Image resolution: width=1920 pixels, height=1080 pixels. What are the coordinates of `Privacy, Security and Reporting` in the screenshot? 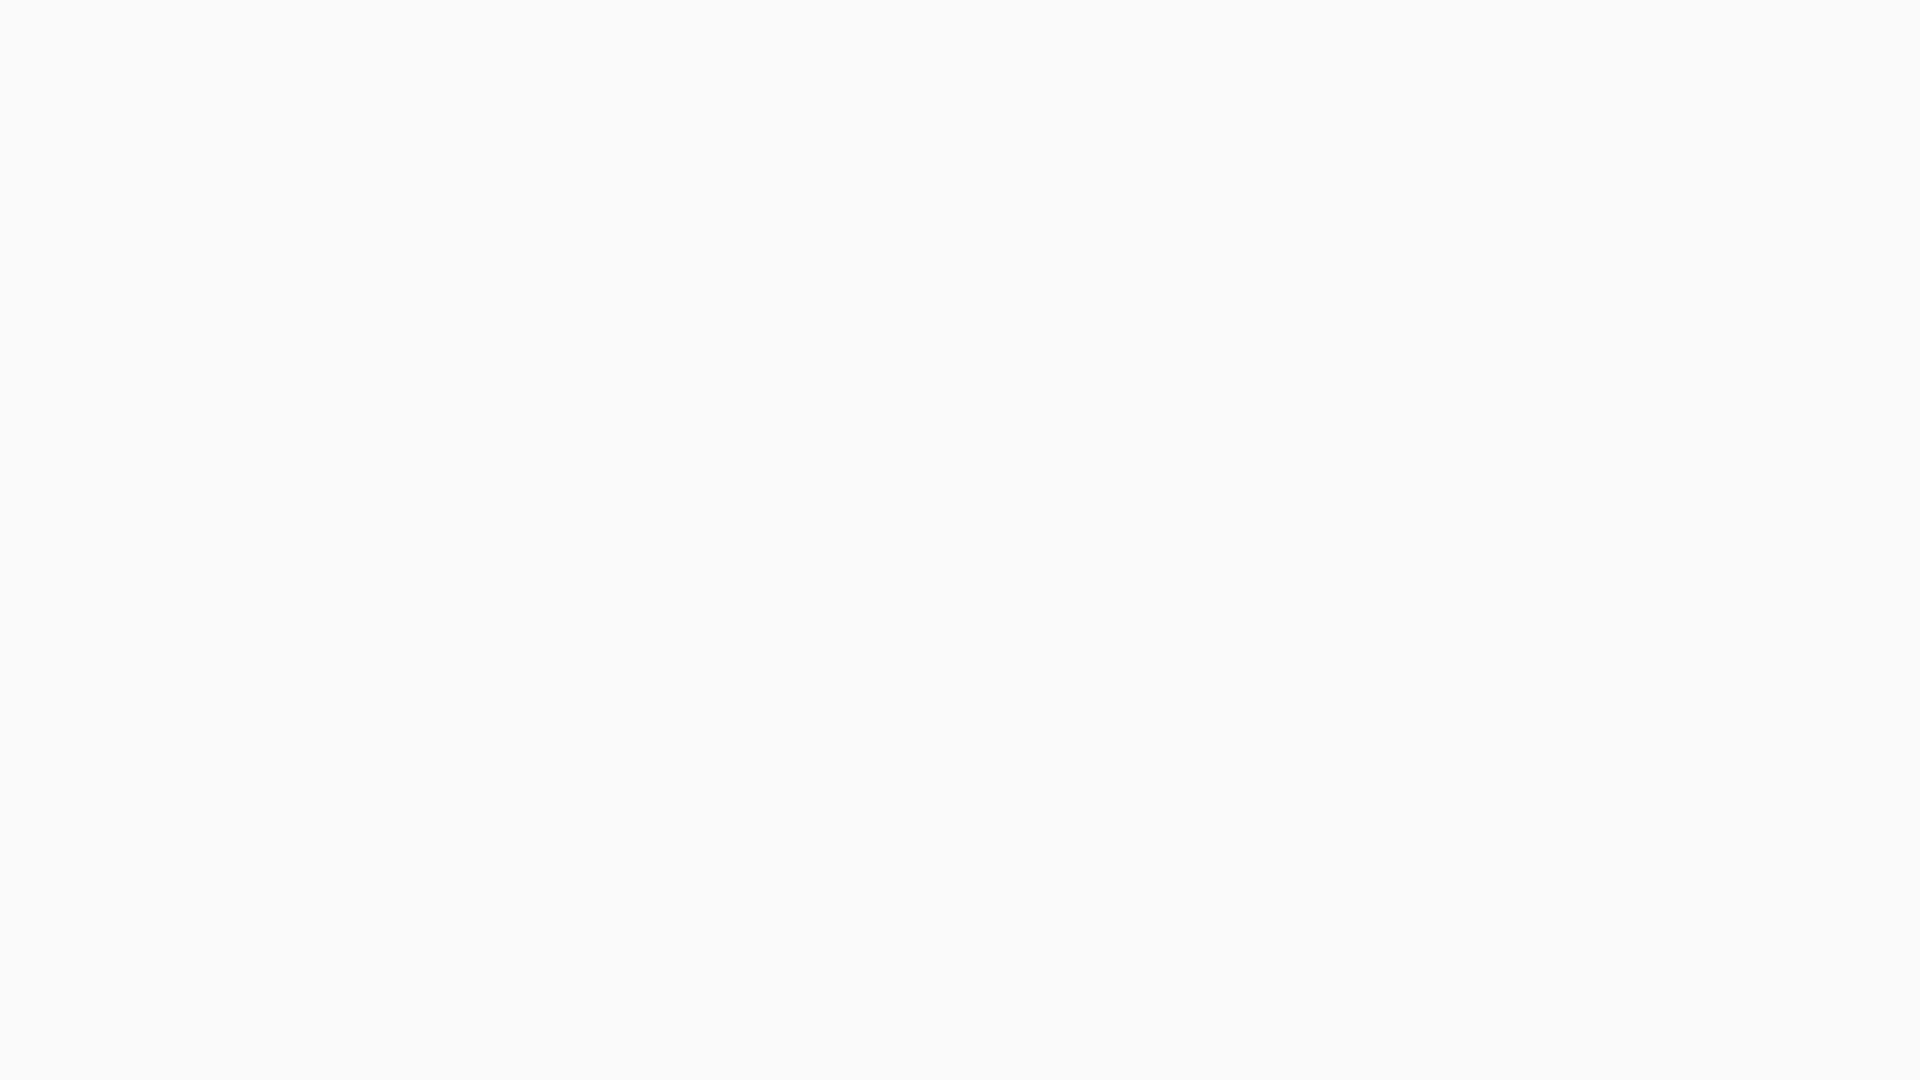 It's located at (180, 246).